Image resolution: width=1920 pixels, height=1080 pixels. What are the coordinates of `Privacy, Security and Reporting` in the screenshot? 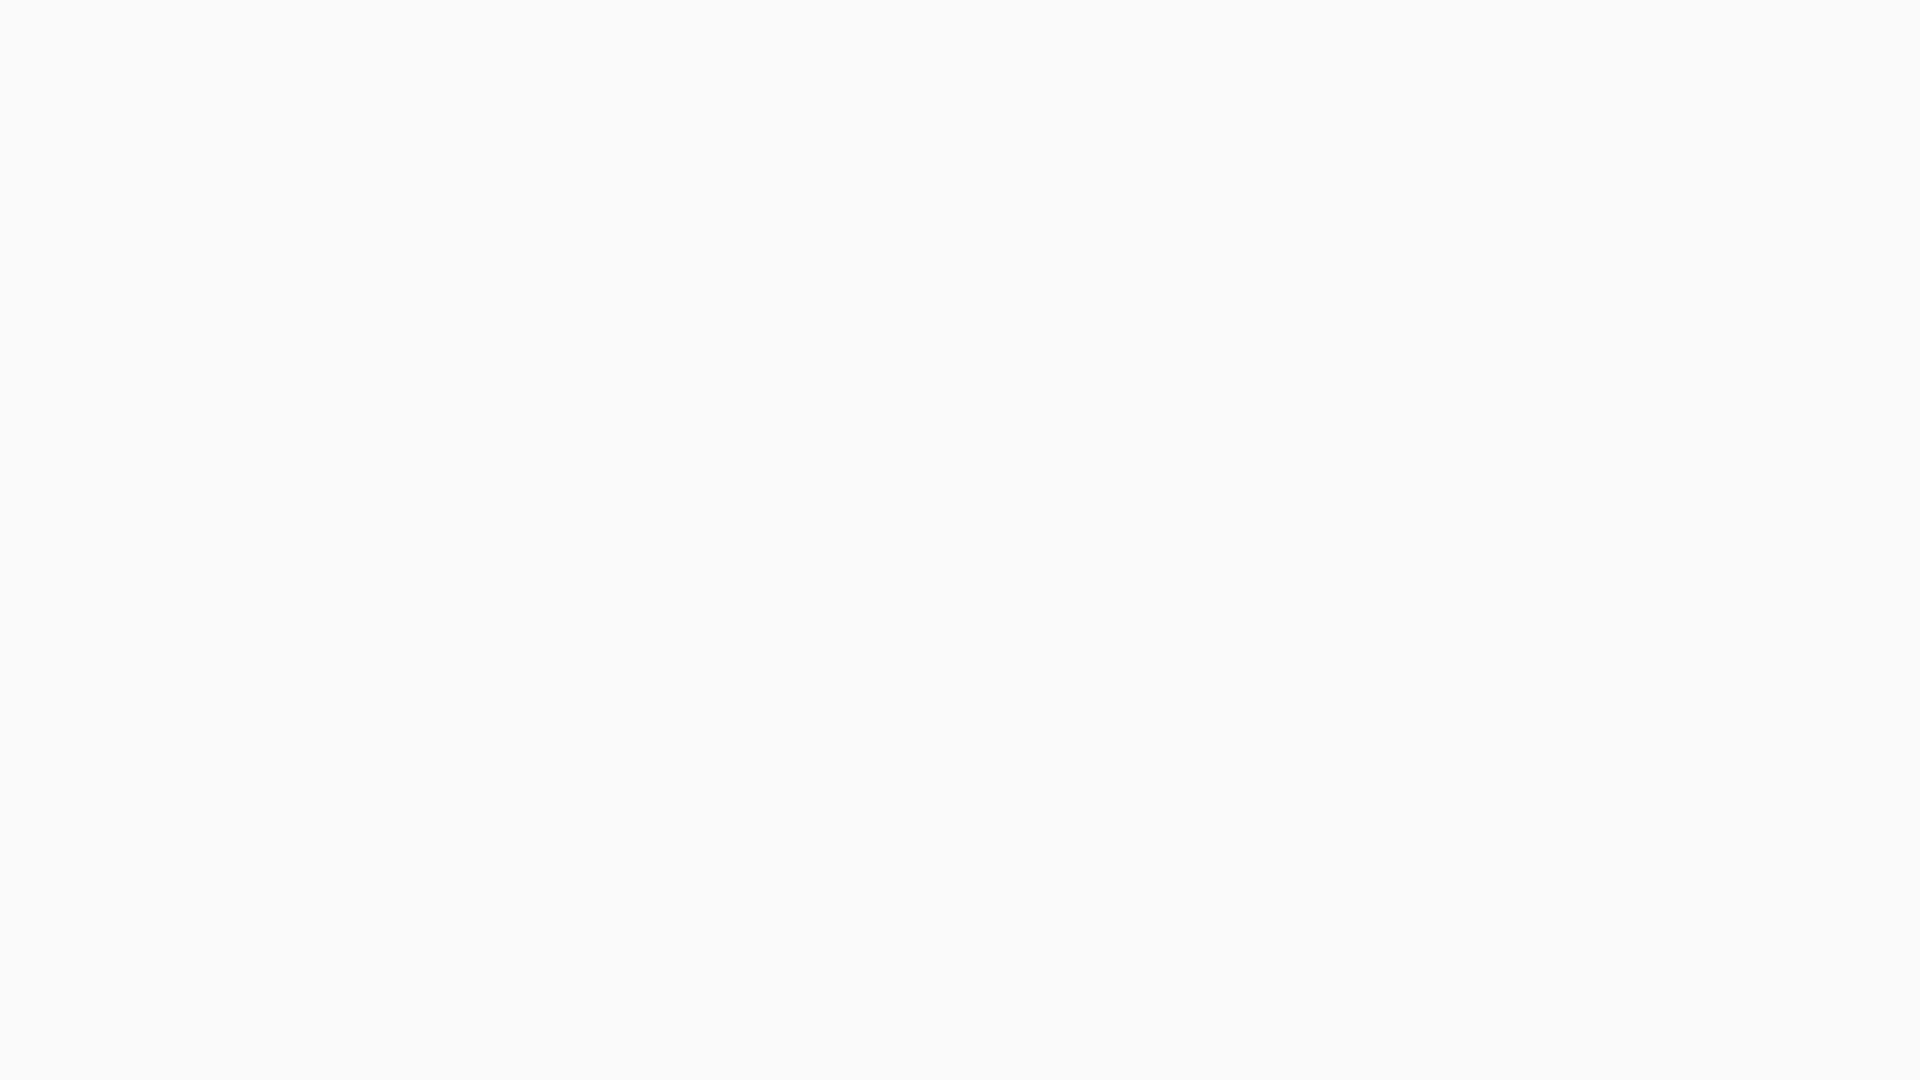 It's located at (180, 246).